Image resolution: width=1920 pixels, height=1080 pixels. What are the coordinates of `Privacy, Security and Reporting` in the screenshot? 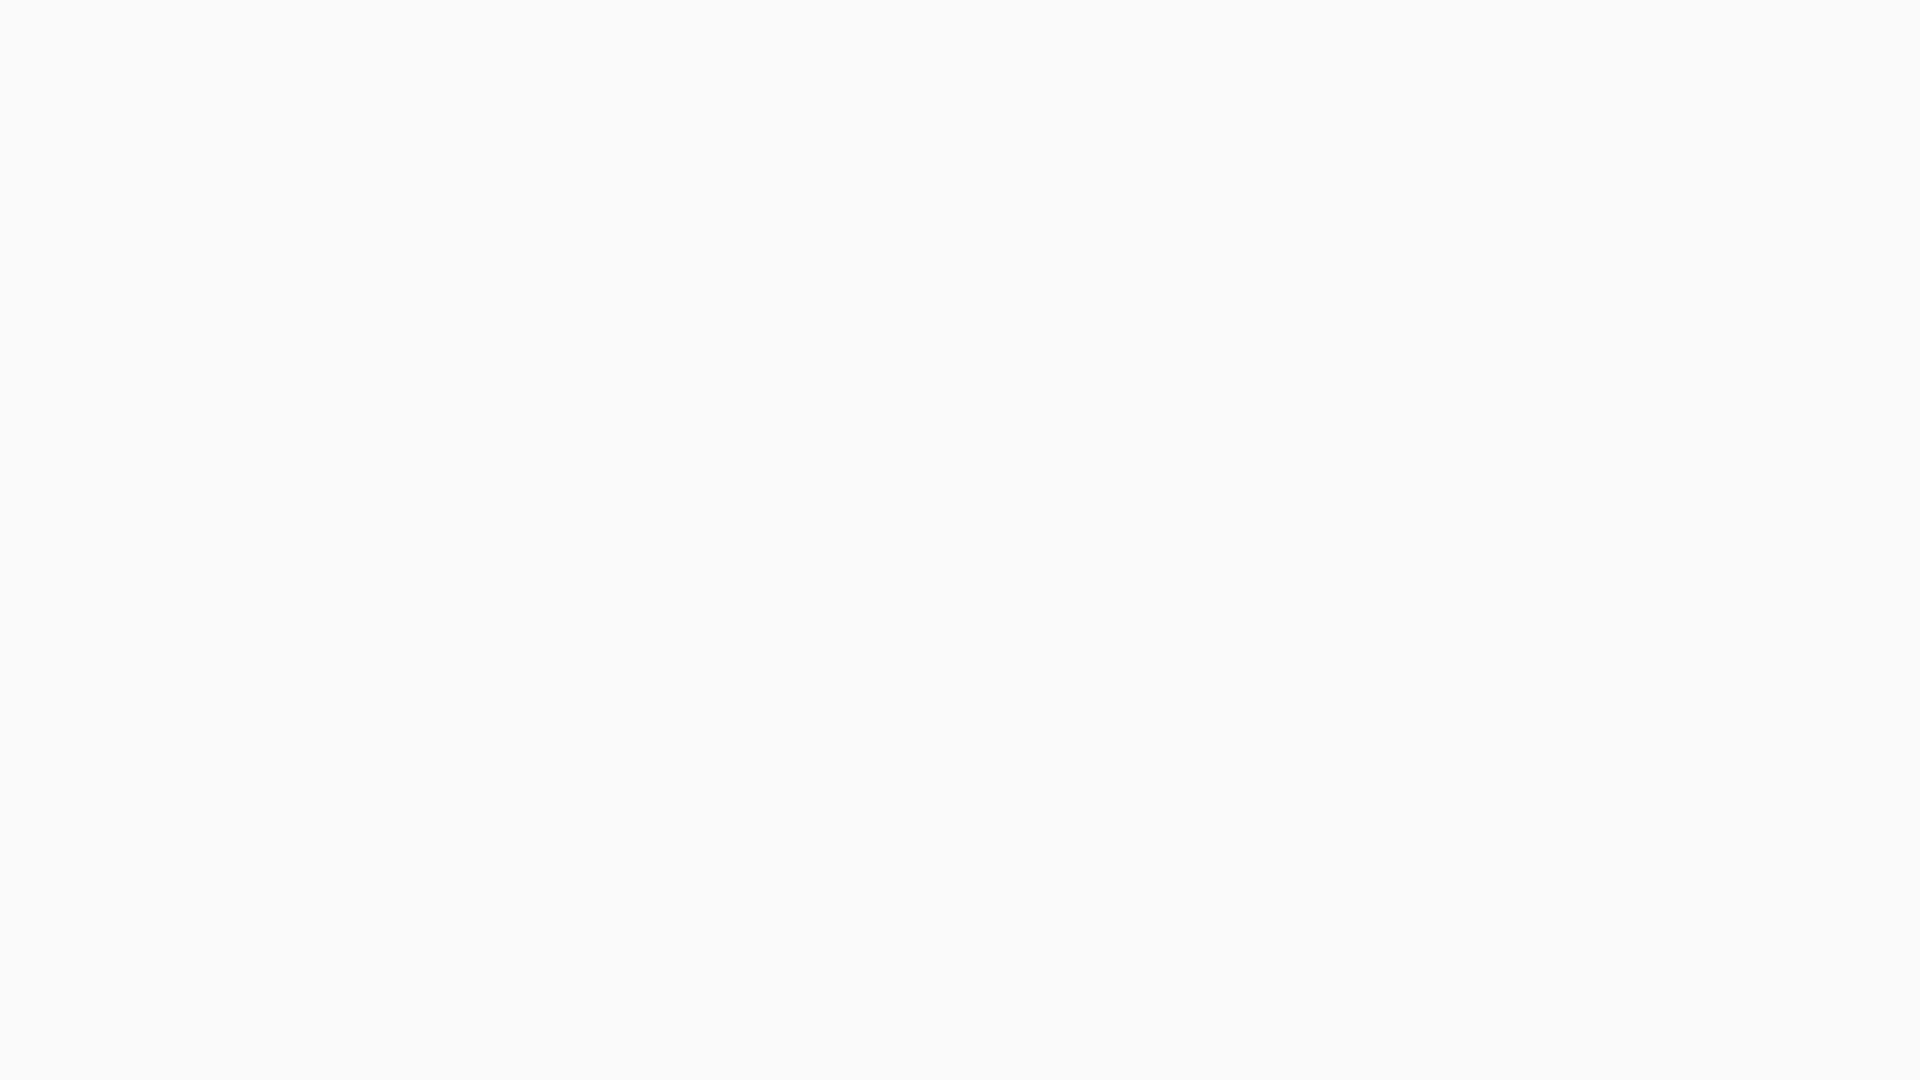 It's located at (180, 246).